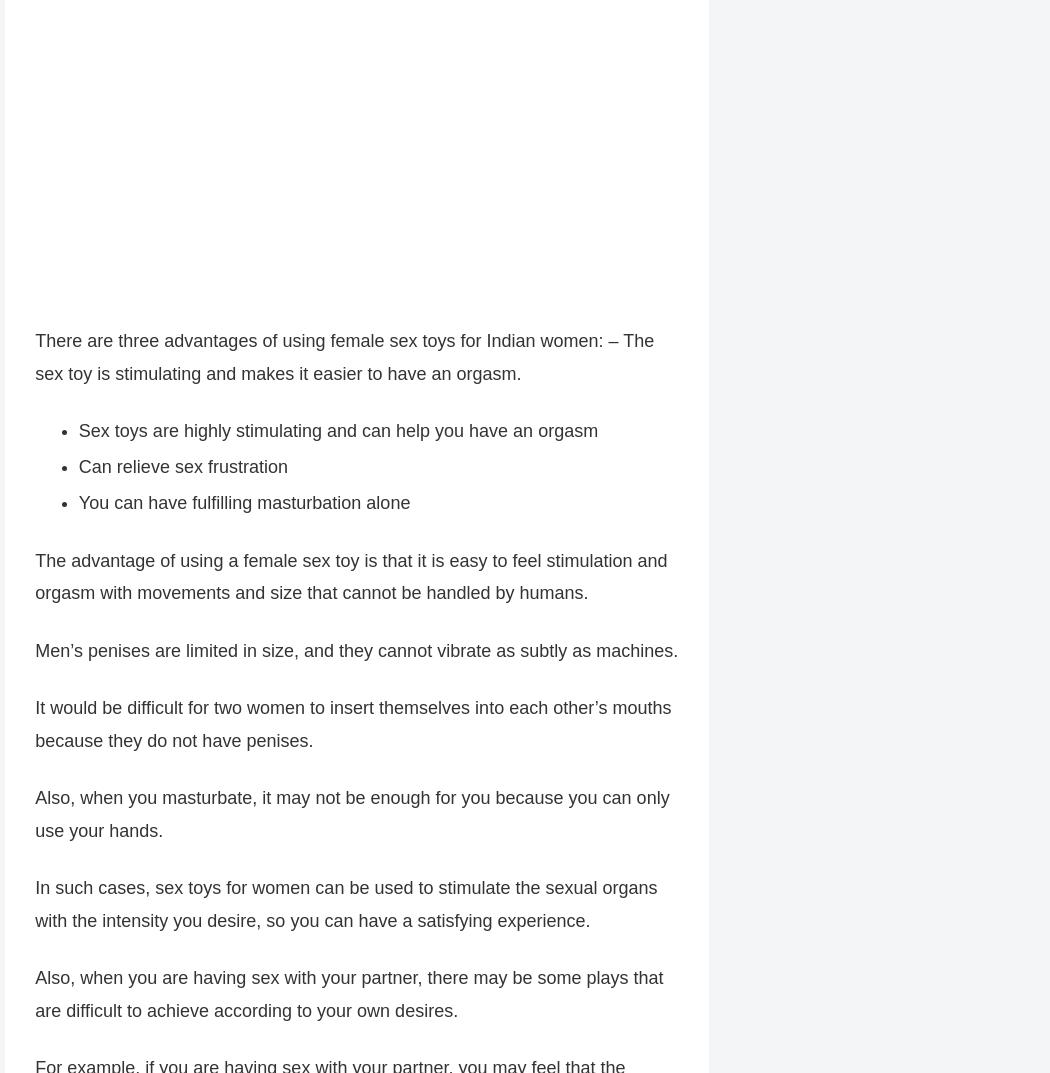  I want to click on 'You can have fulfilling masturbation alone', so click(244, 505).